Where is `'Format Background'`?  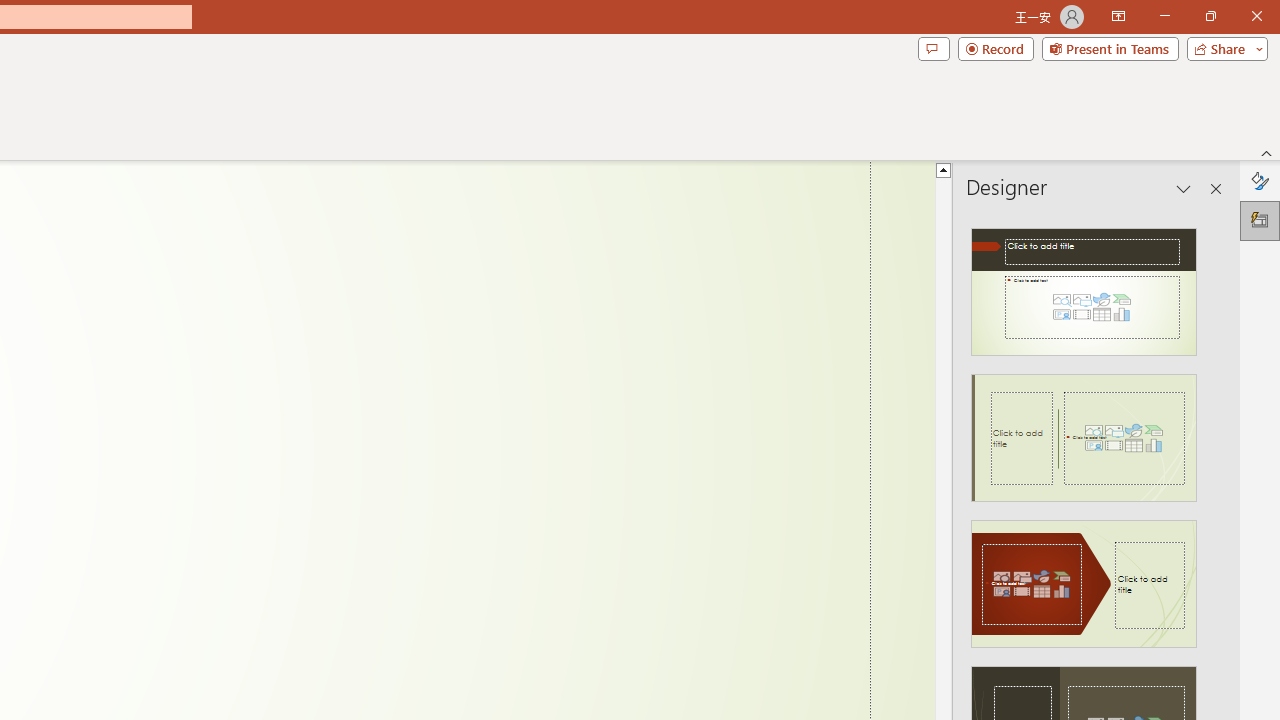 'Format Background' is located at coordinates (1259, 181).